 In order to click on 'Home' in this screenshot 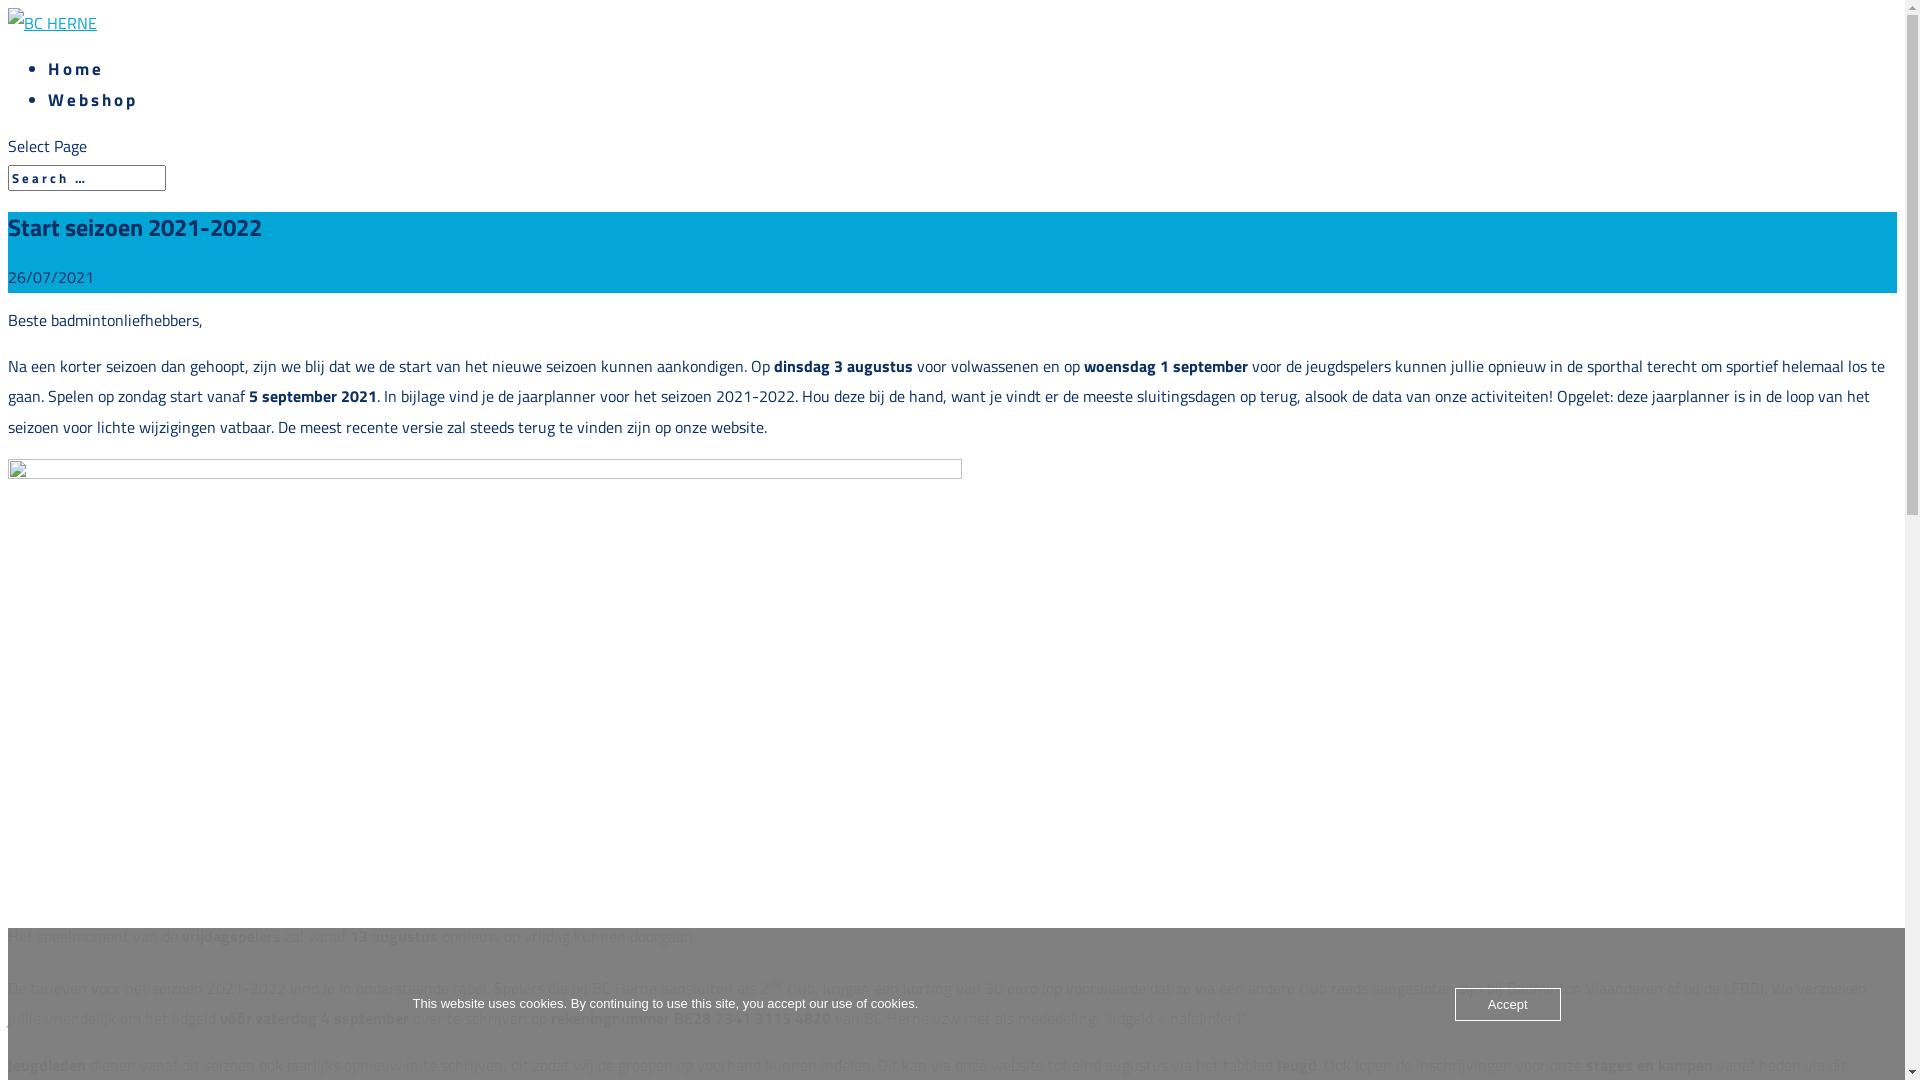, I will do `click(48, 68)`.